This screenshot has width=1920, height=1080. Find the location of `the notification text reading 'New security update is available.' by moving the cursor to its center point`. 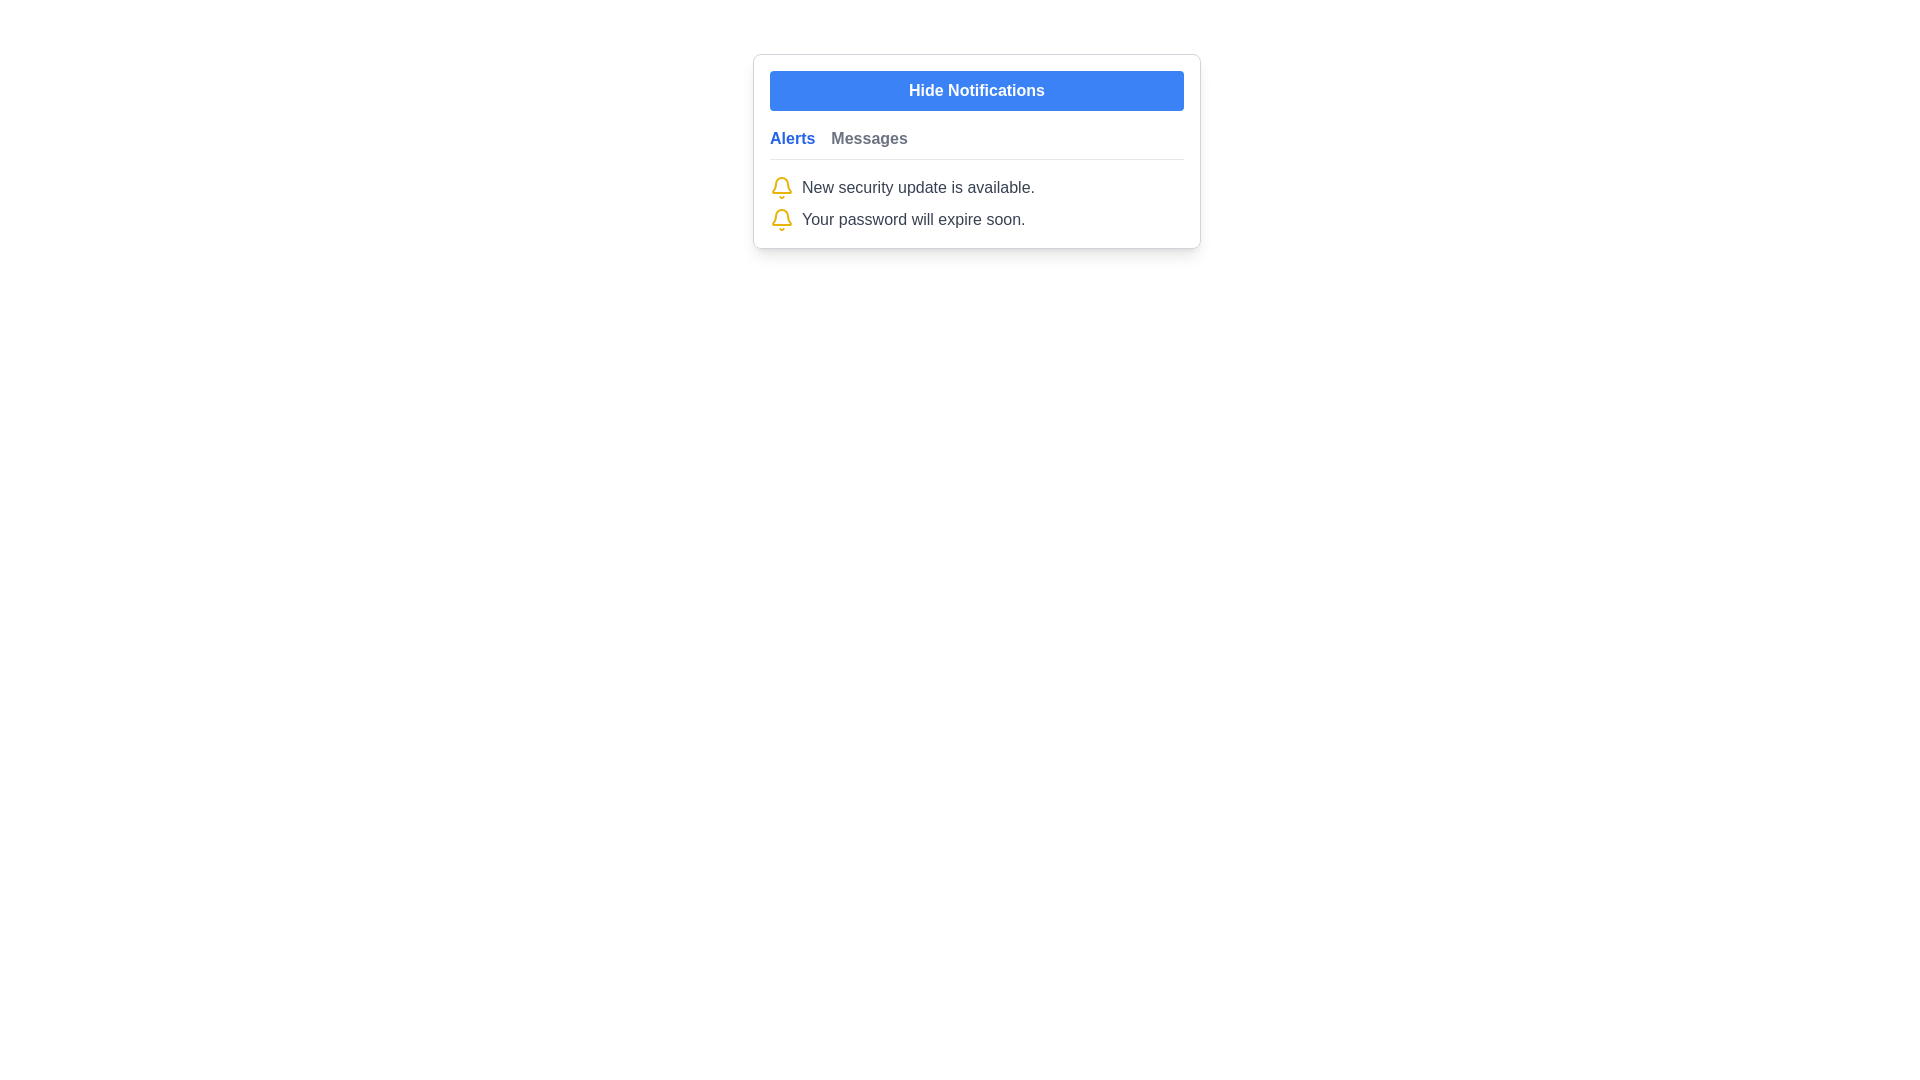

the notification text reading 'New security update is available.' by moving the cursor to its center point is located at coordinates (977, 188).